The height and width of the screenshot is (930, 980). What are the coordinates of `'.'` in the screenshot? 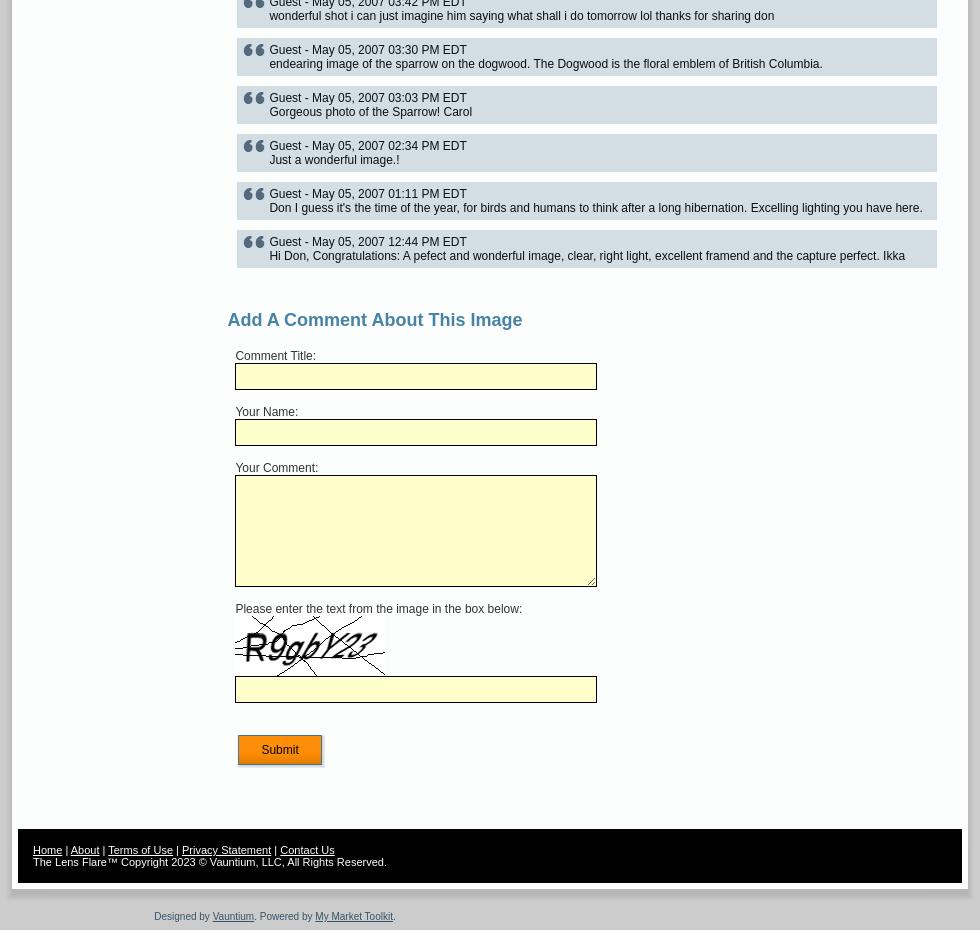 It's located at (392, 916).